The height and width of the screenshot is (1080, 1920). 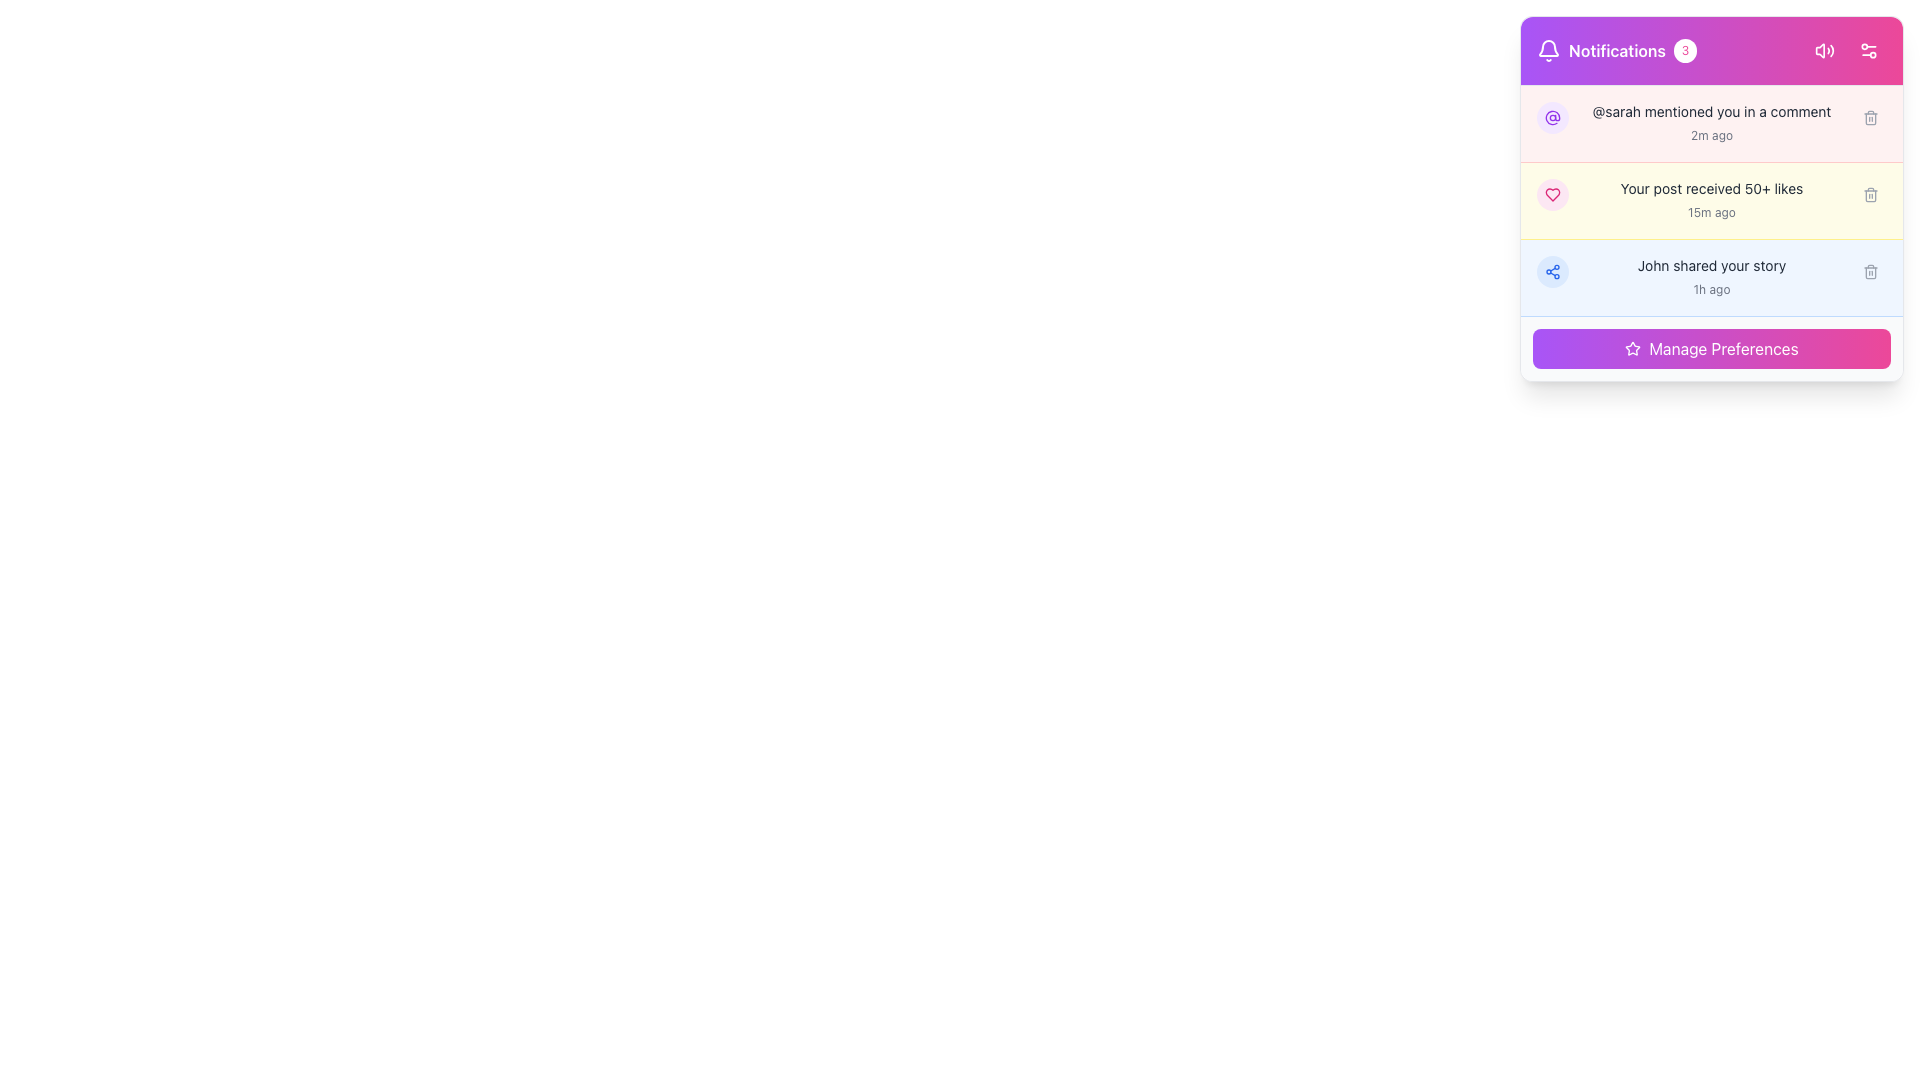 What do you see at coordinates (1867, 49) in the screenshot?
I see `the settings button represented by a small circular icon with interconnected lines and dots on a vibrant pink background` at bounding box center [1867, 49].